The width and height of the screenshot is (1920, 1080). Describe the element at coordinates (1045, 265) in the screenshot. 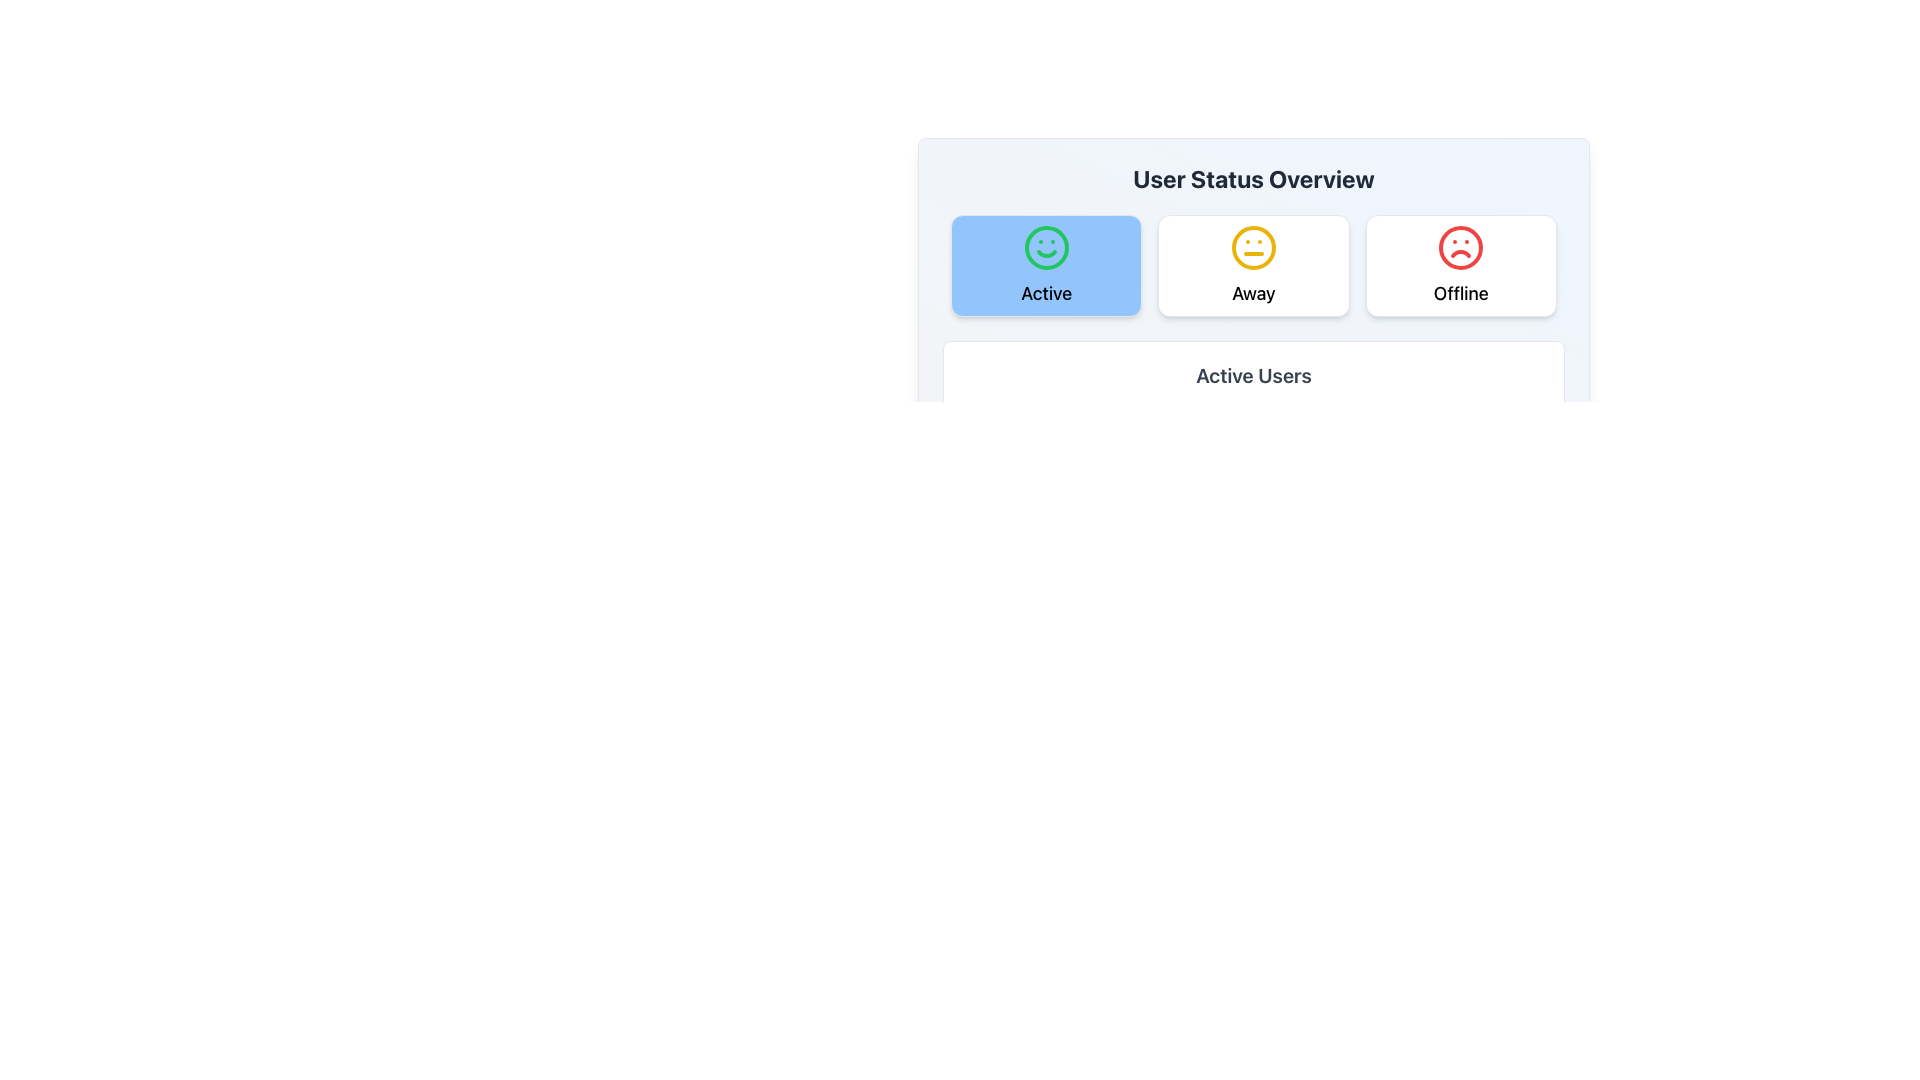

I see `the 'Active' status indicator button to trigger the hover effect` at that location.